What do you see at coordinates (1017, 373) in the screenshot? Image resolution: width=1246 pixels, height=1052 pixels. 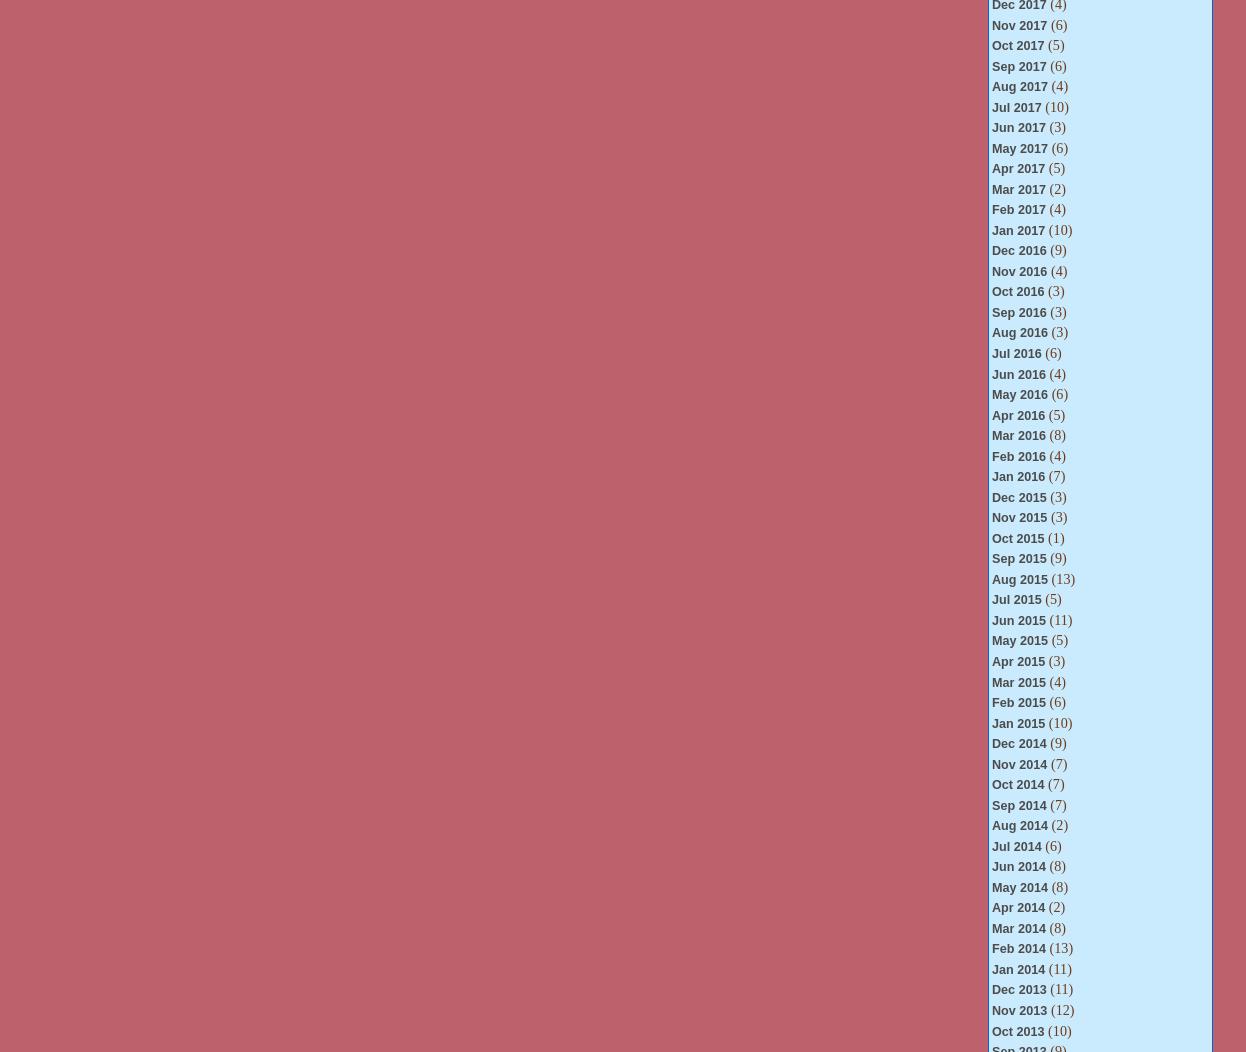 I see `'Jun 2016'` at bounding box center [1017, 373].